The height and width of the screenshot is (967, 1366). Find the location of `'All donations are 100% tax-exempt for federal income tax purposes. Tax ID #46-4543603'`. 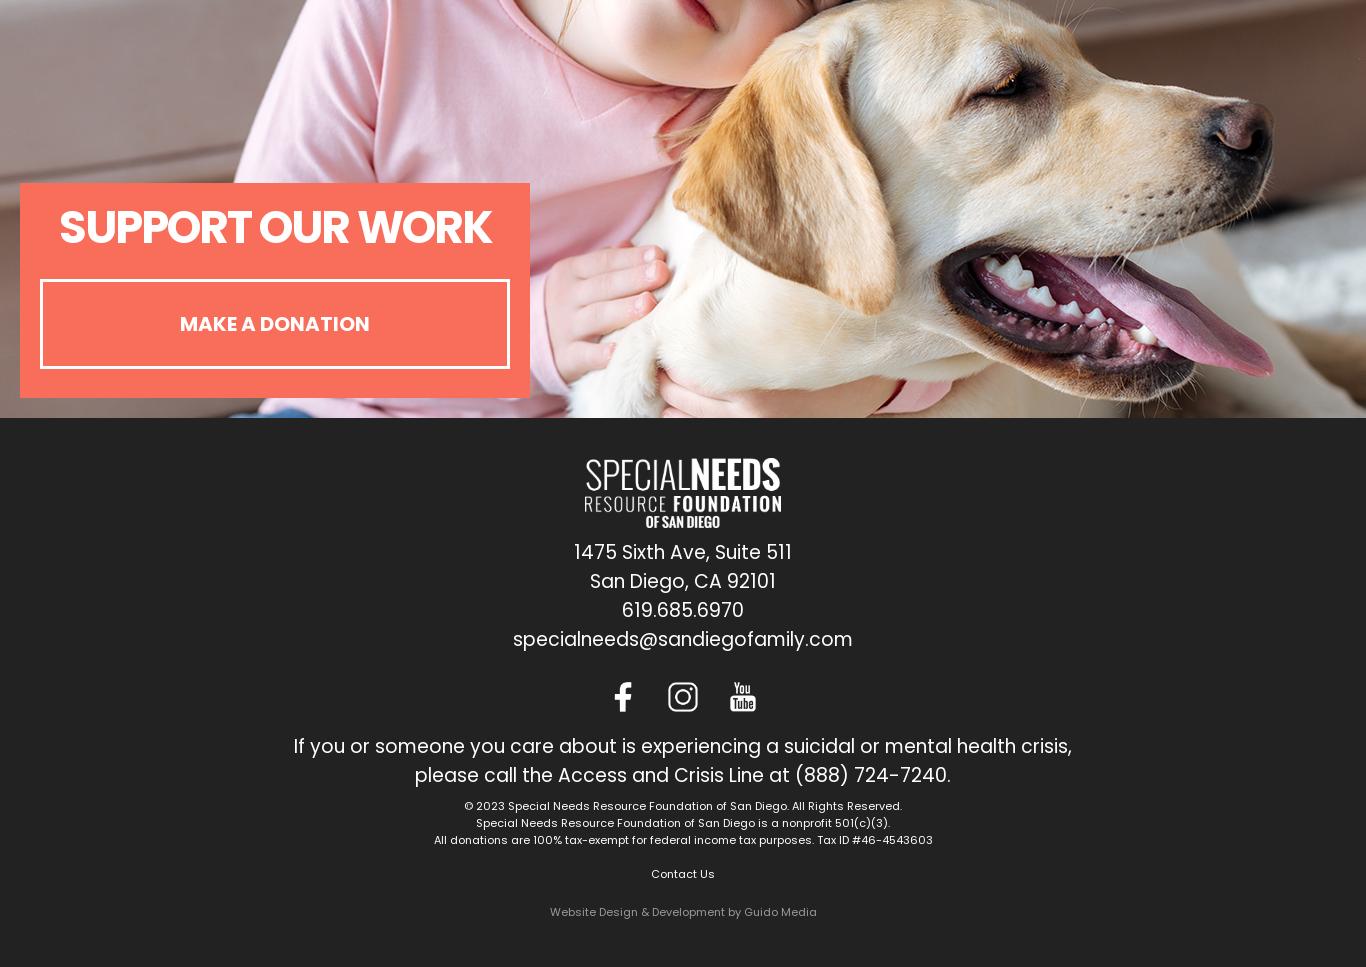

'All donations are 100% tax-exempt for federal income tax purposes. Tax ID #46-4543603' is located at coordinates (681, 838).